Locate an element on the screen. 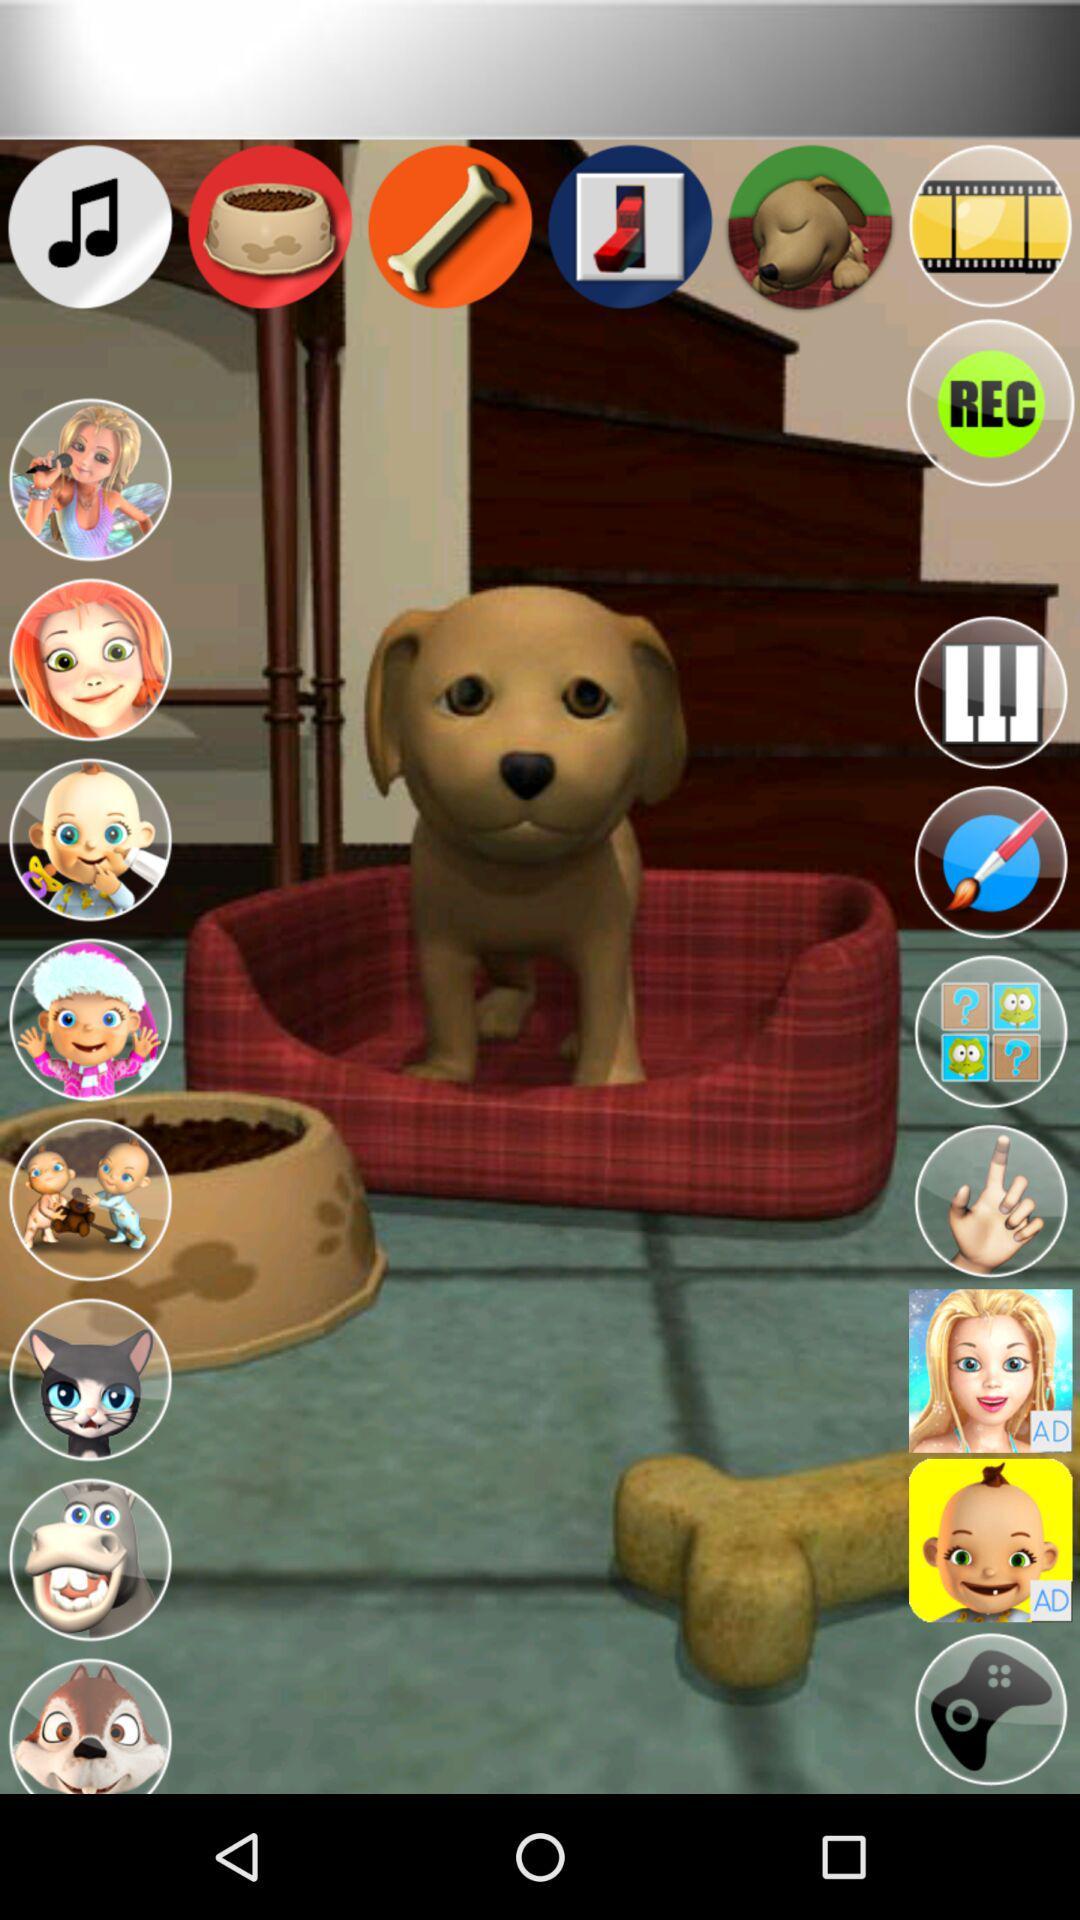 The height and width of the screenshot is (1920, 1080). chipmunk icon is located at coordinates (88, 1721).